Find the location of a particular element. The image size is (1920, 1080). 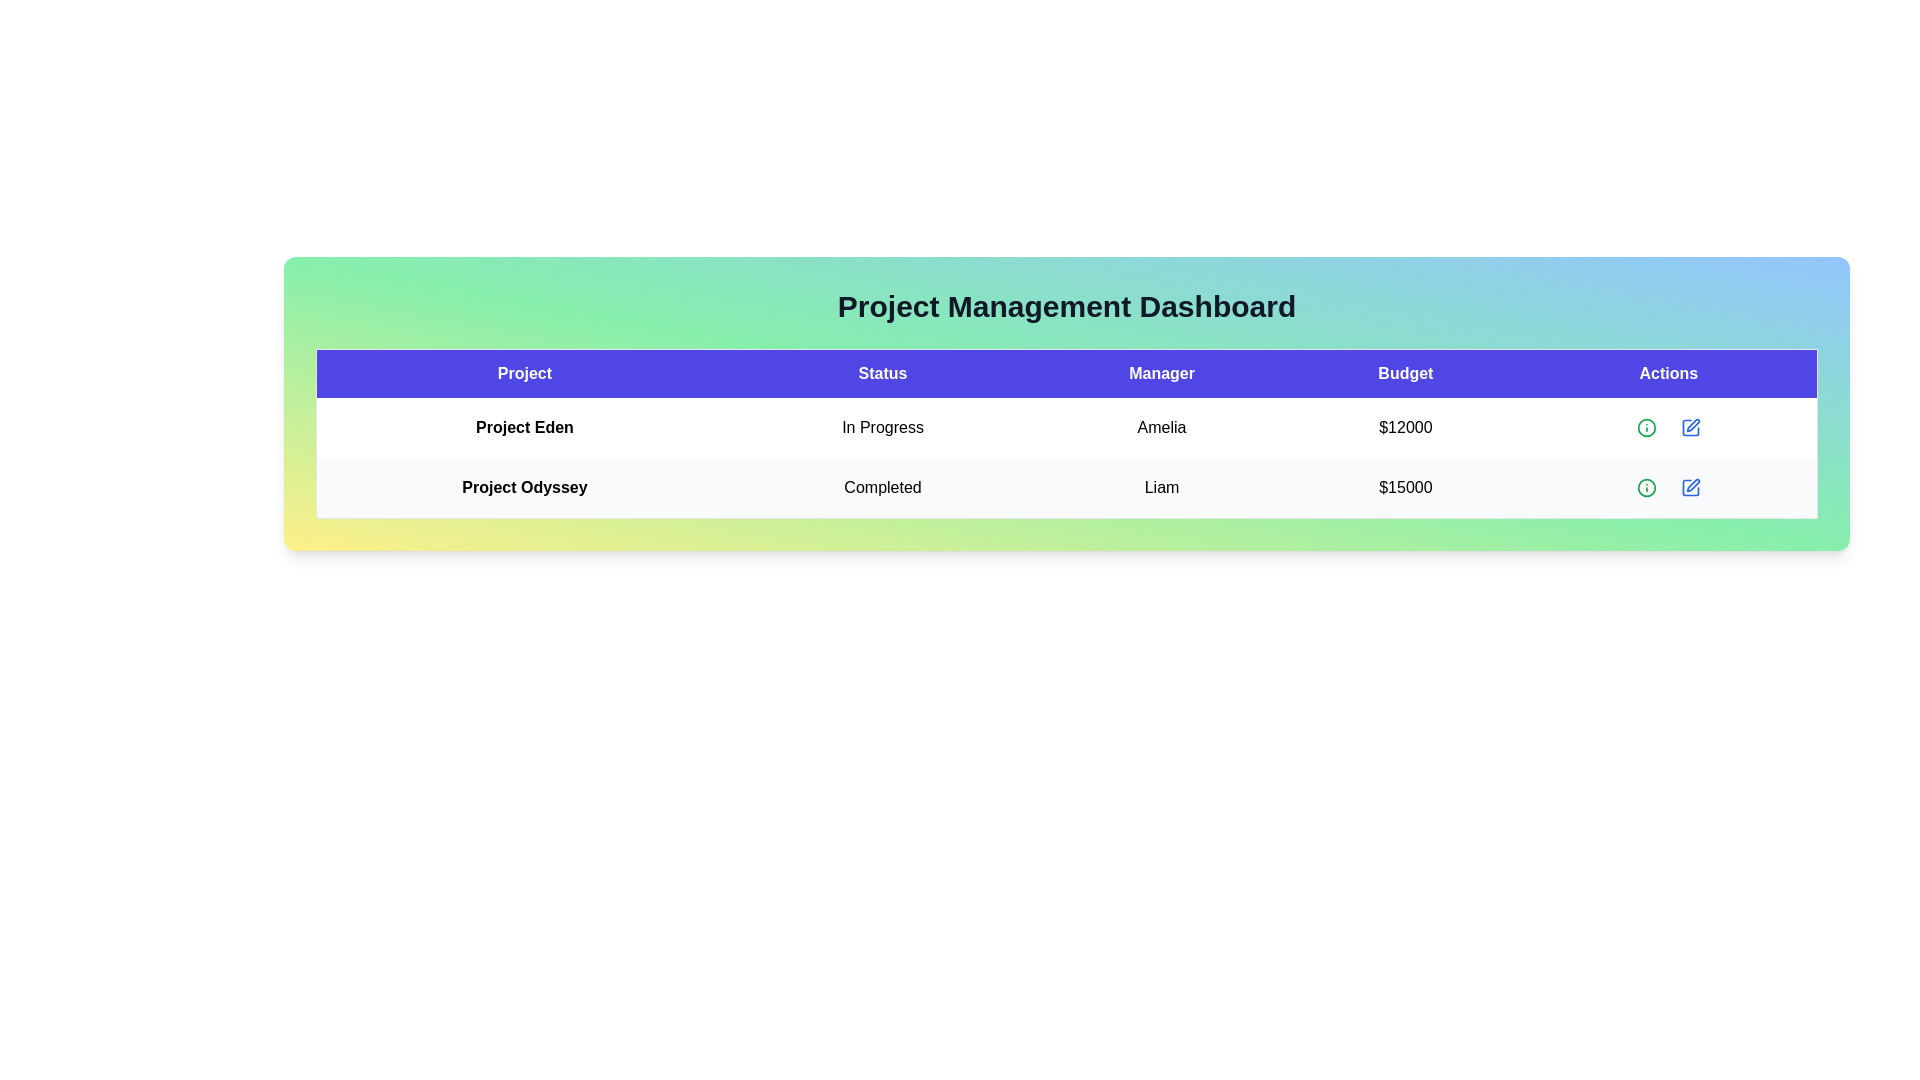

the first row of the project details table displaying 'Project Eden', 'In Progress', 'Amelia', and '$12000' is located at coordinates (1065, 427).